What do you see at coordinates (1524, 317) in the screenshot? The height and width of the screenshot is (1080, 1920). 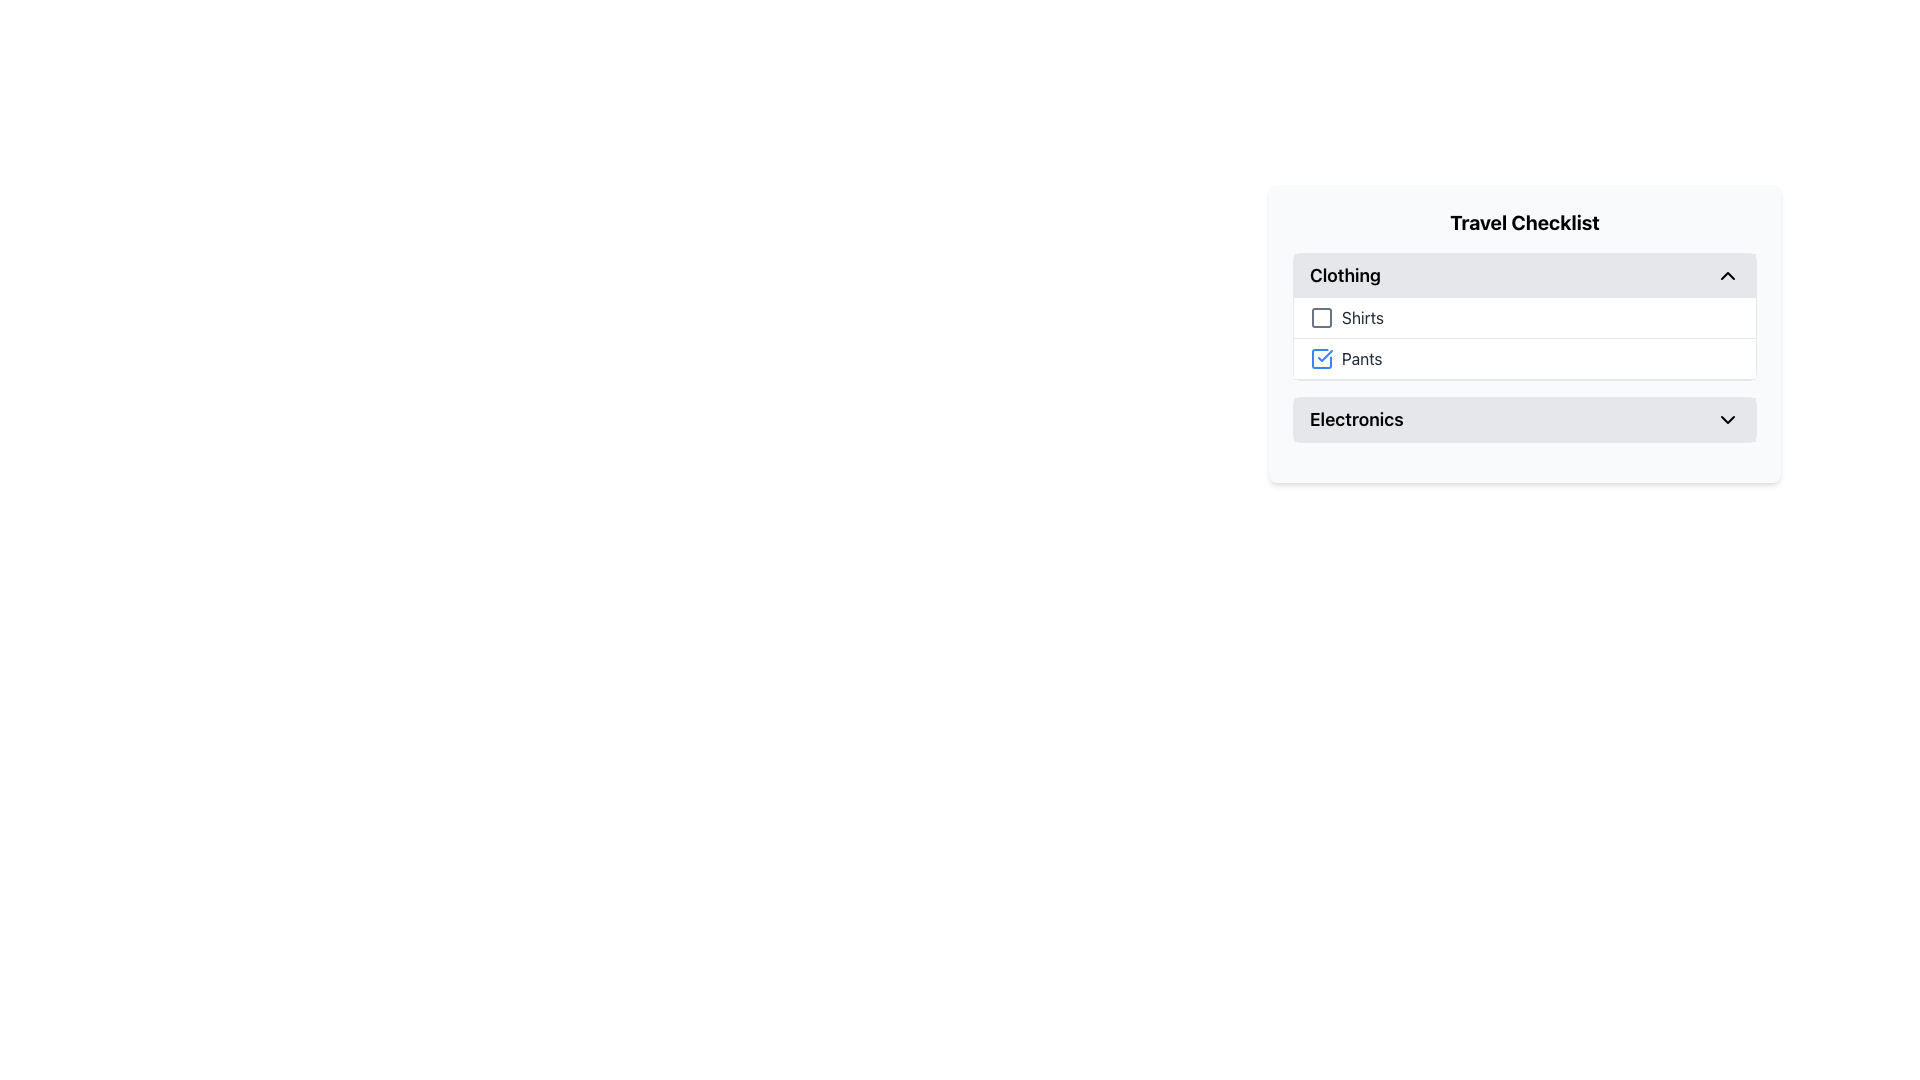 I see `the 'Shirts' selectable list item with a checkbox in the 'Clothing' category of the 'Travel Checklist'` at bounding box center [1524, 317].